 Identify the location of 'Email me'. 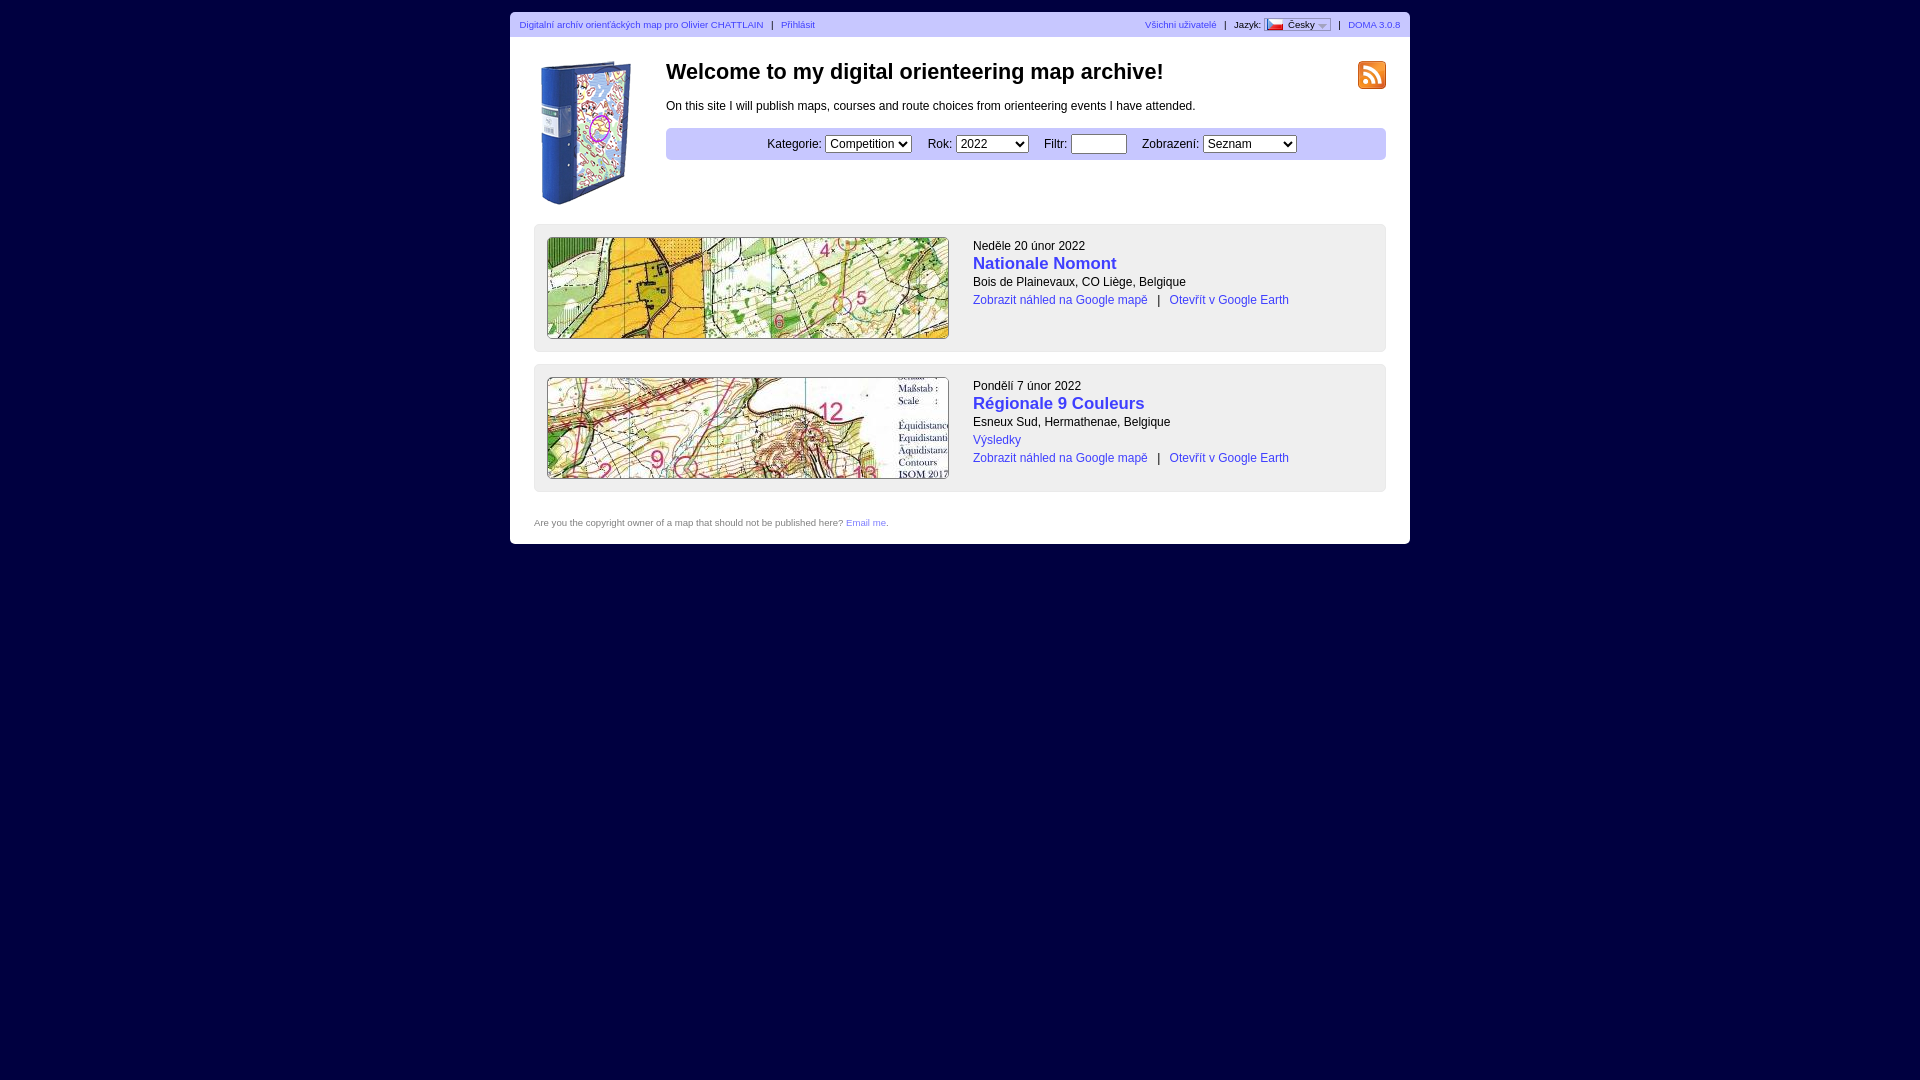
(865, 521).